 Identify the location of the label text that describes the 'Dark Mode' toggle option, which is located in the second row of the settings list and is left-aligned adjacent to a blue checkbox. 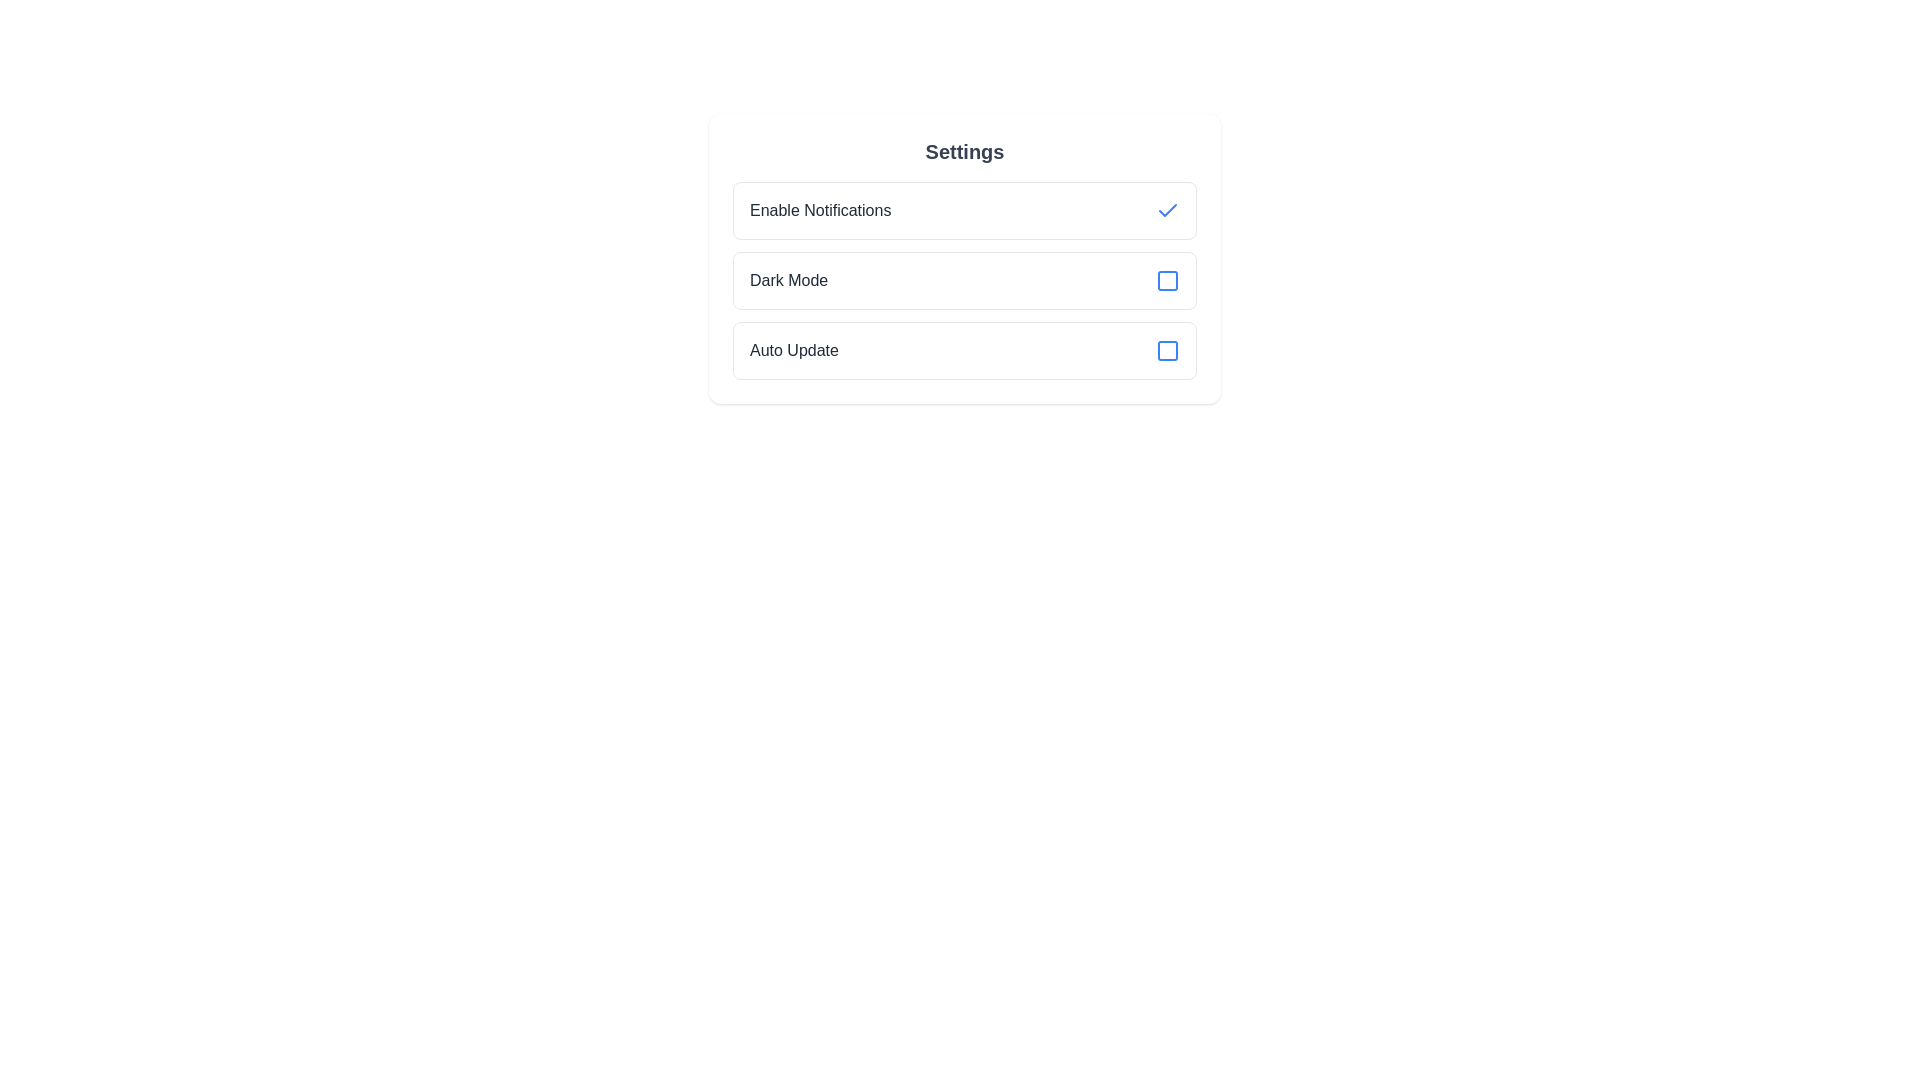
(788, 281).